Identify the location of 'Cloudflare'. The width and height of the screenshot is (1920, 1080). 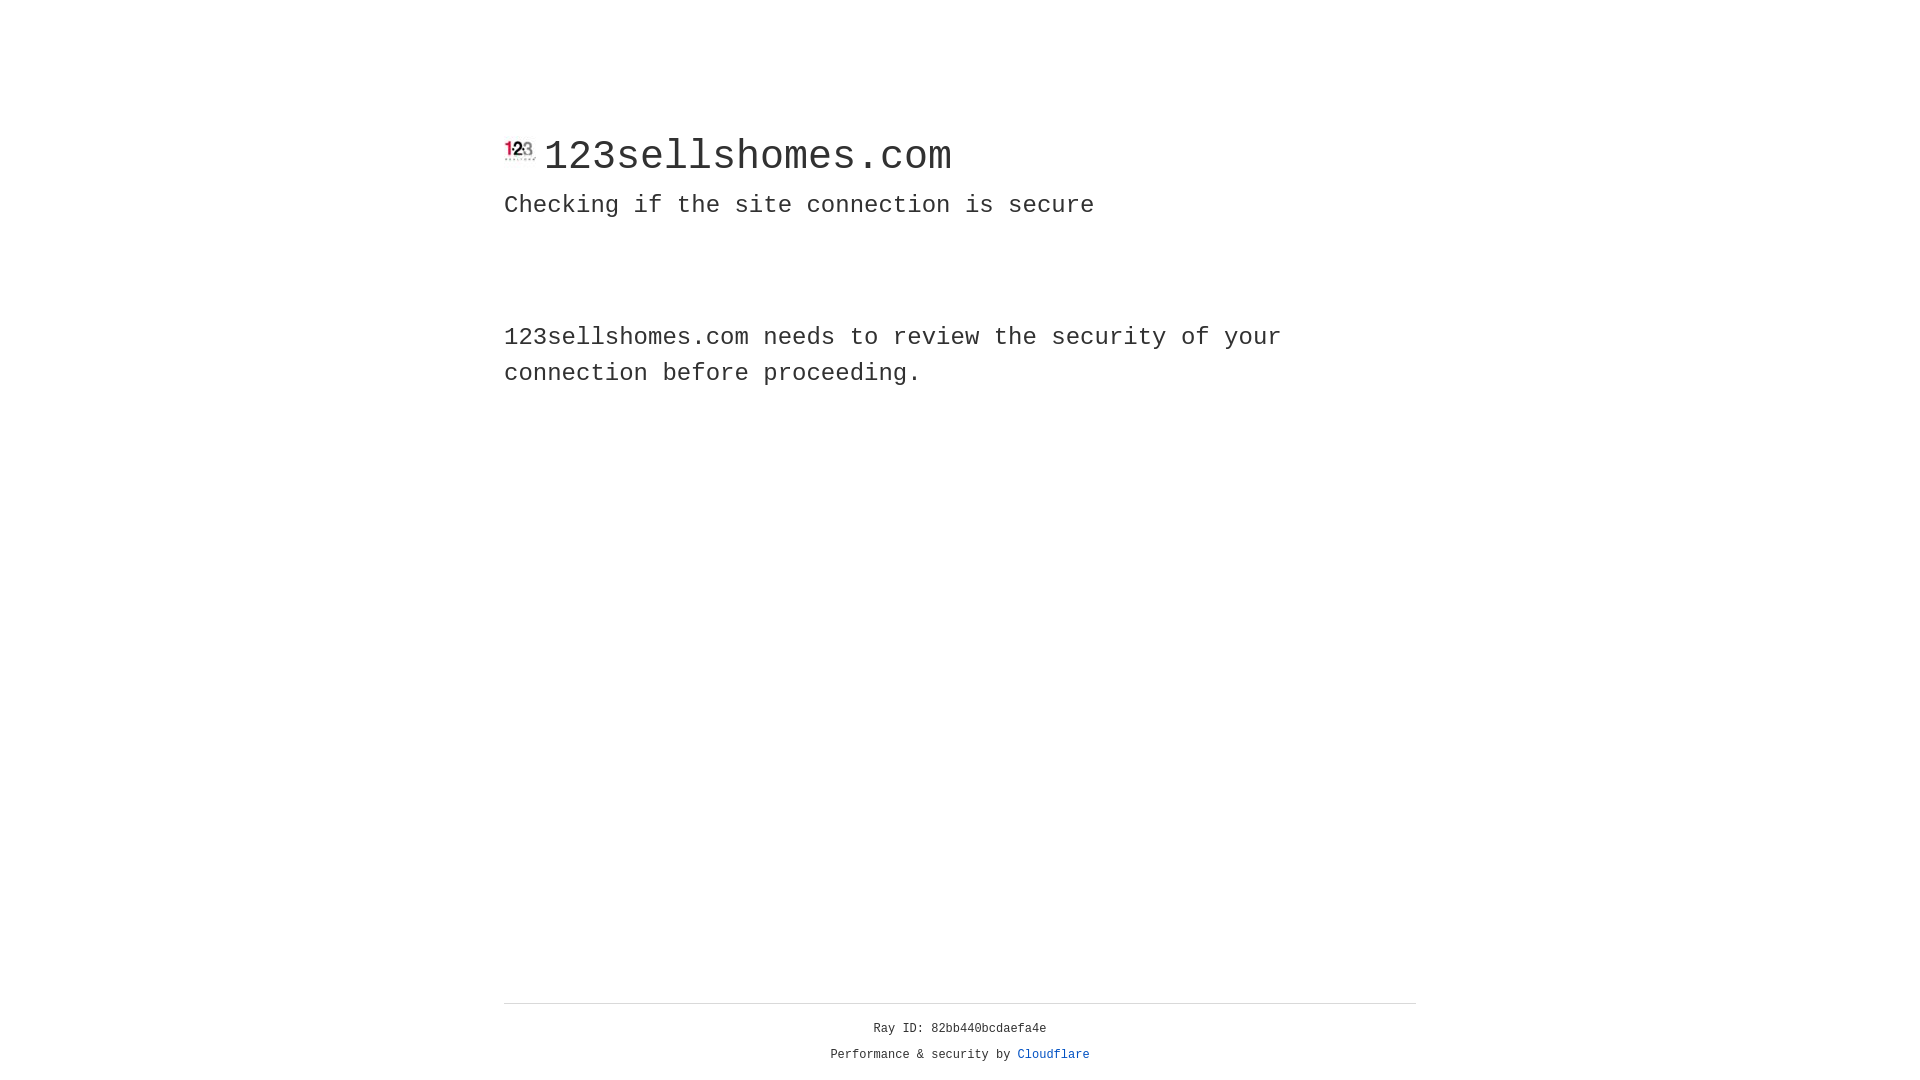
(1053, 1054).